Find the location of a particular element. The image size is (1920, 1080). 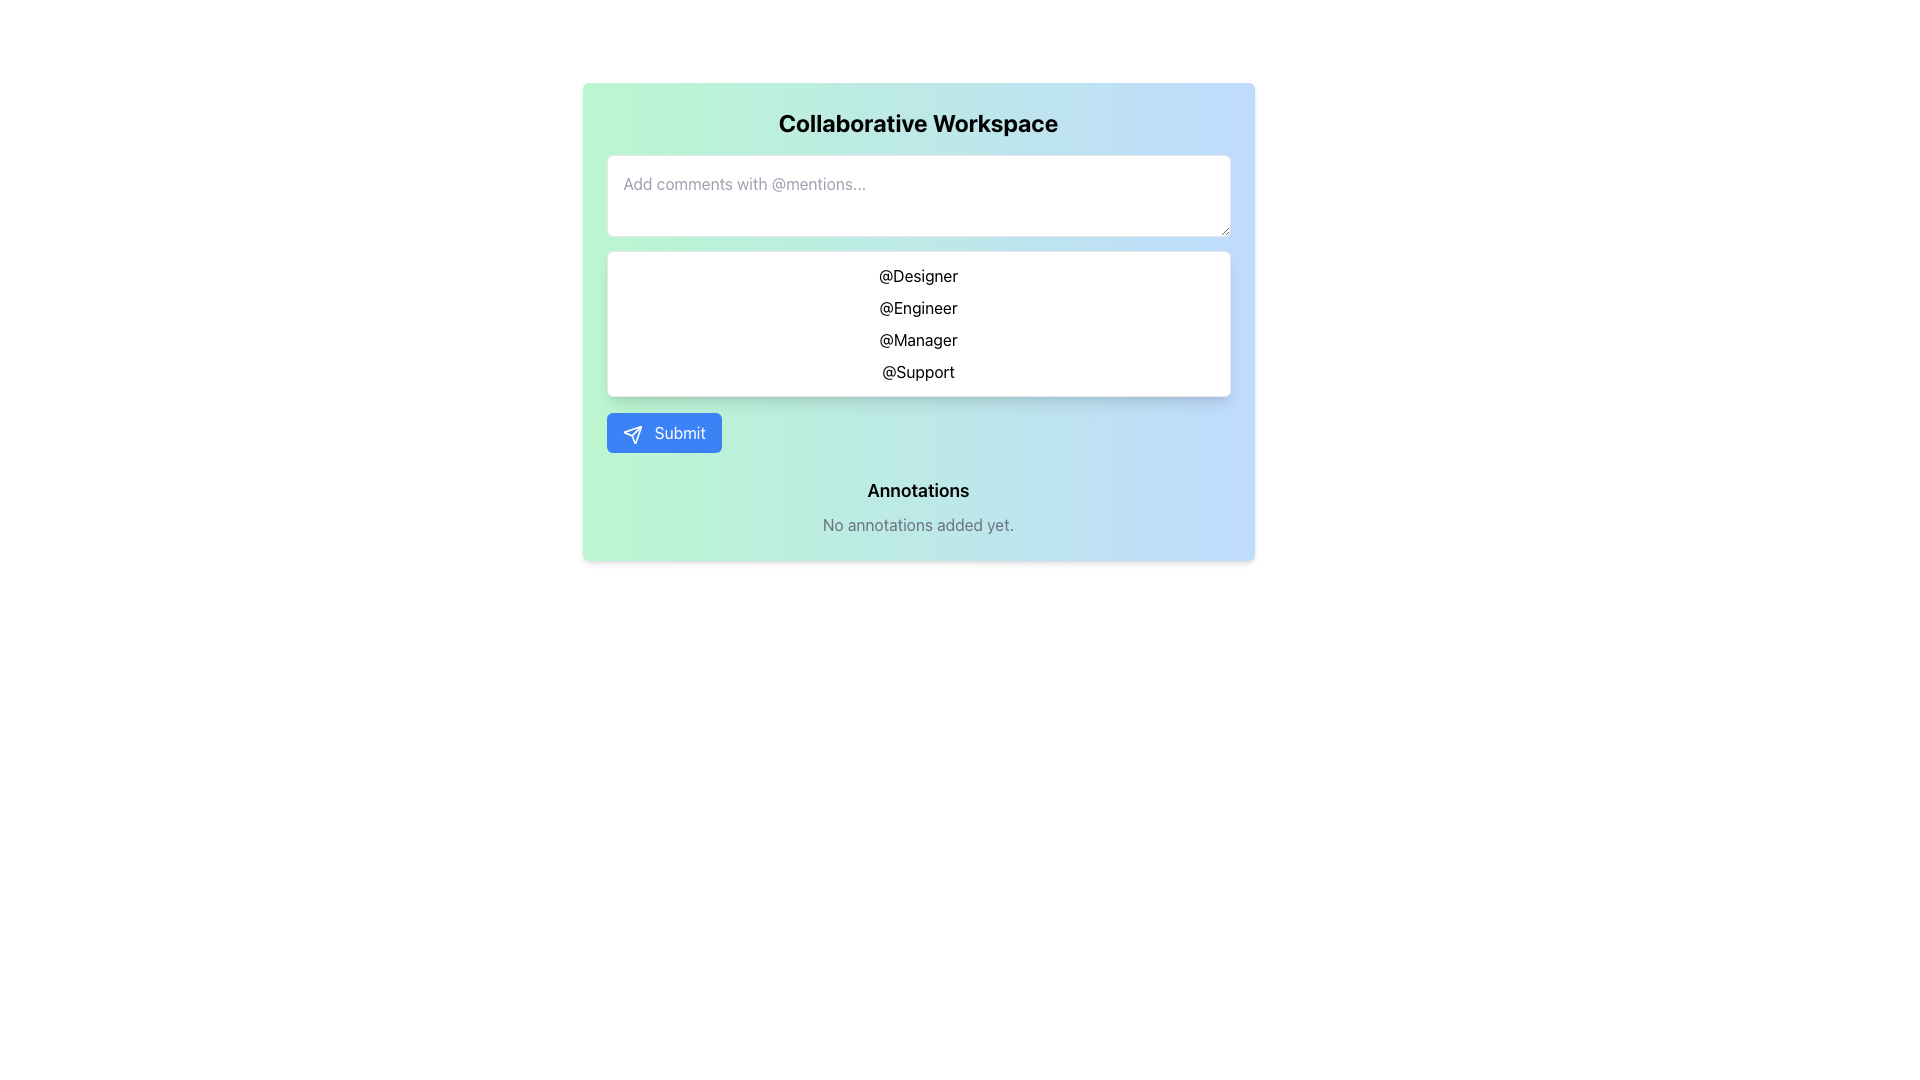

the text label displaying 'No annotations added yet.' which is located directly under the section titled 'Annotations' and centered within the blue content area is located at coordinates (917, 523).